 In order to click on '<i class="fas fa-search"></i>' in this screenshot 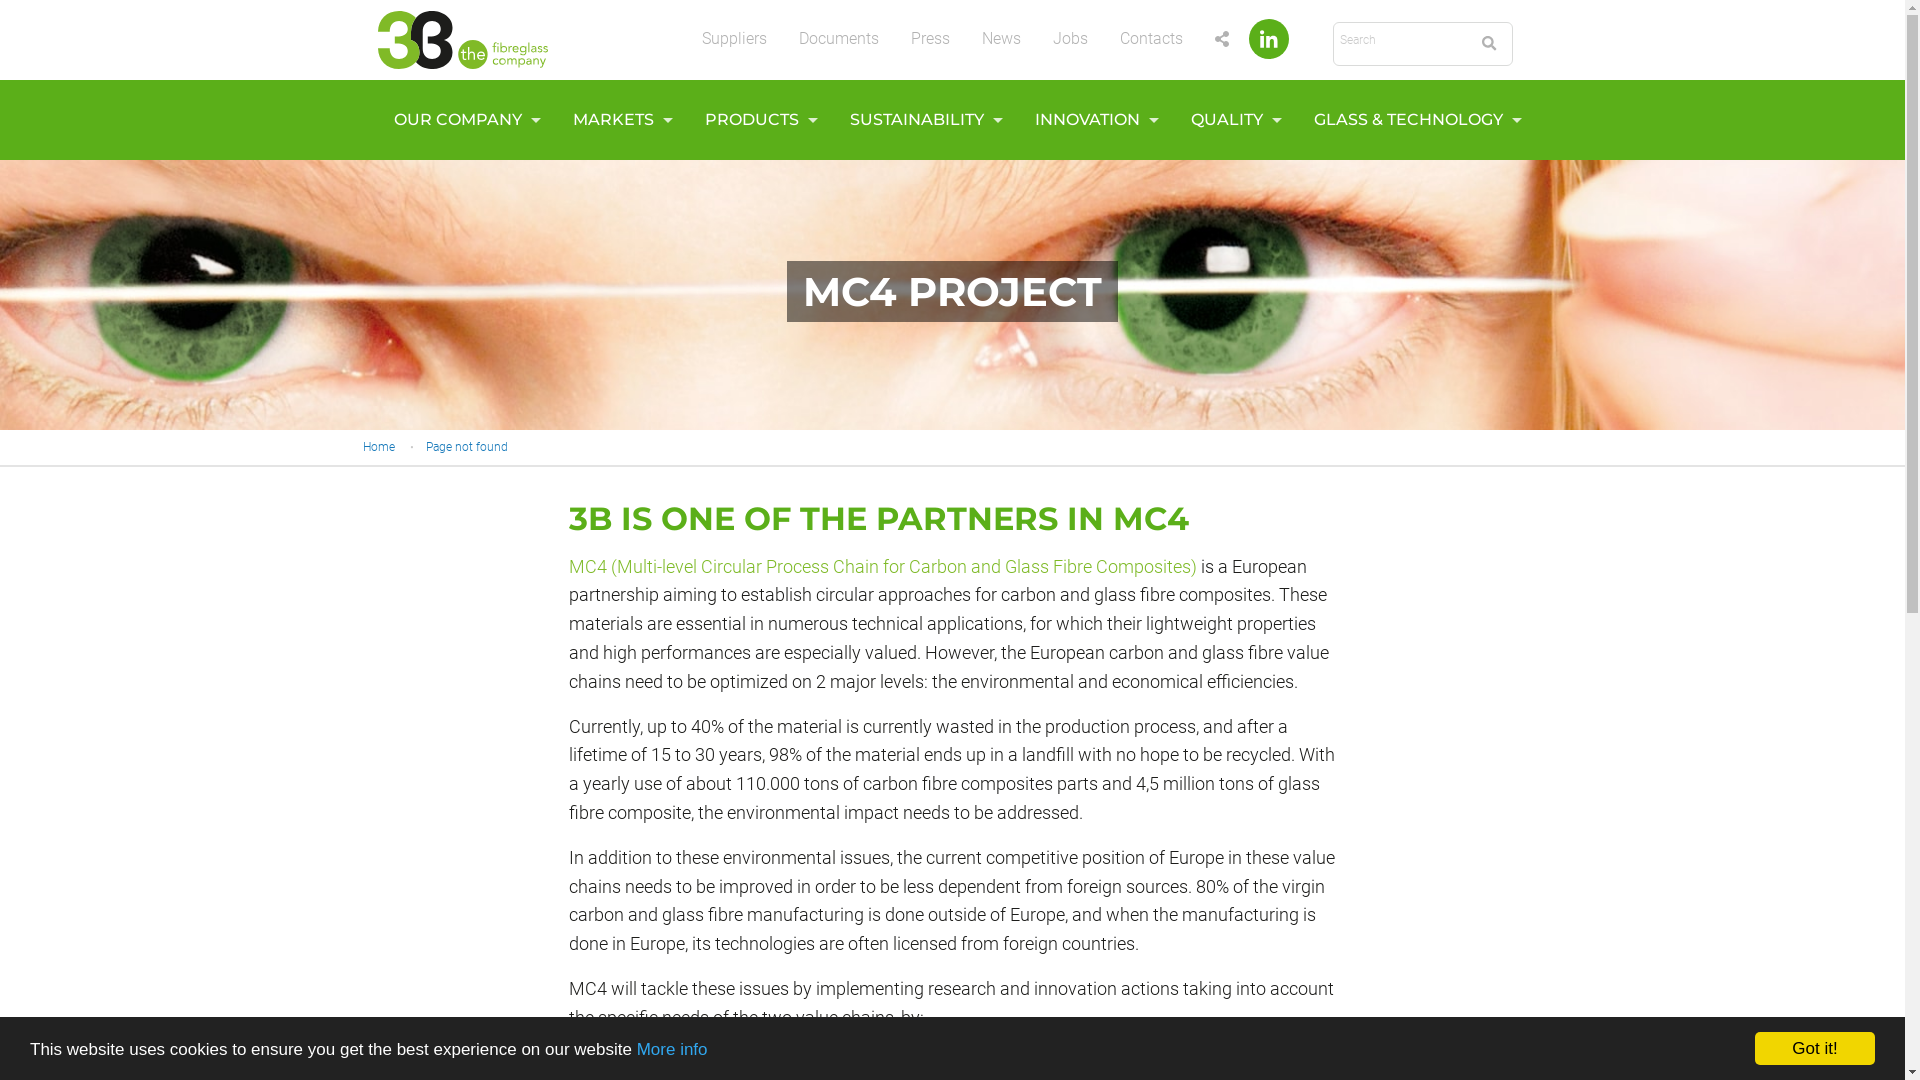, I will do `click(1488, 43)`.